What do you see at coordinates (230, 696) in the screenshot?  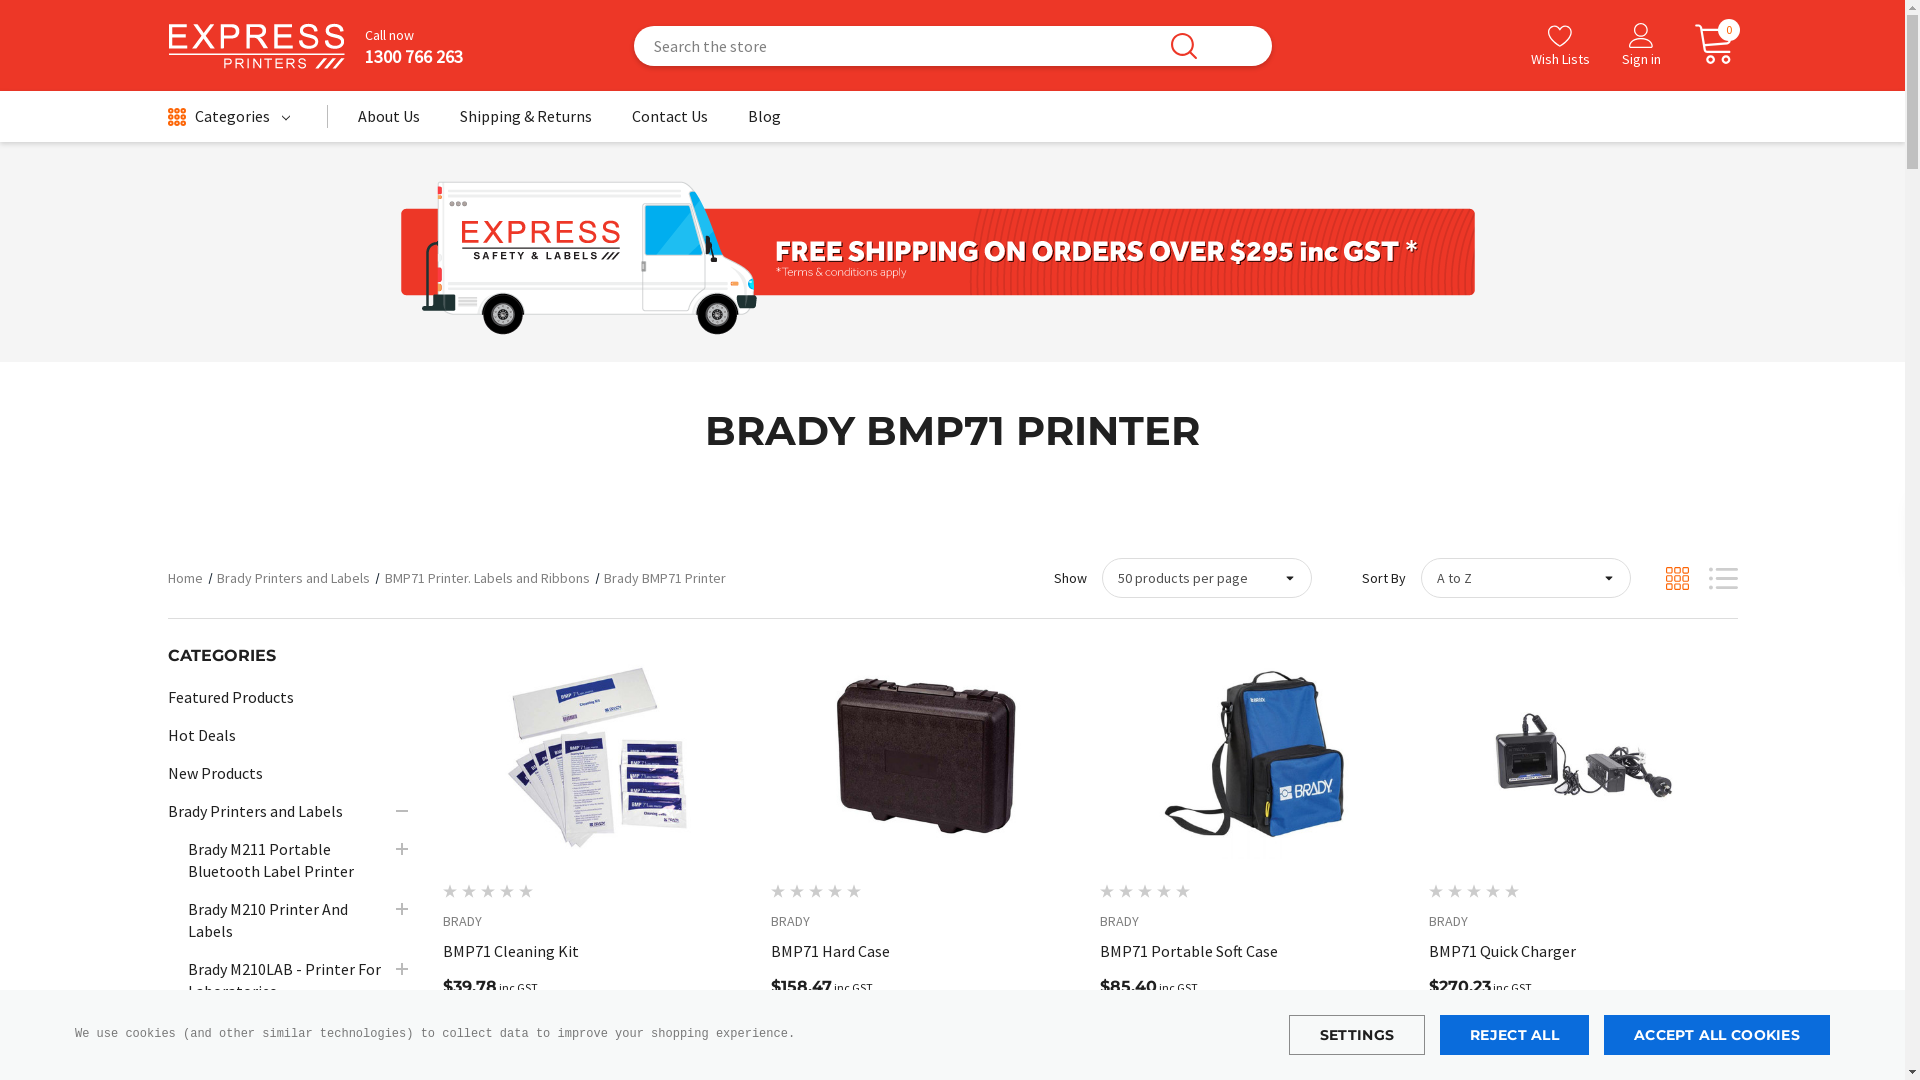 I see `'Featured Products'` at bounding box center [230, 696].